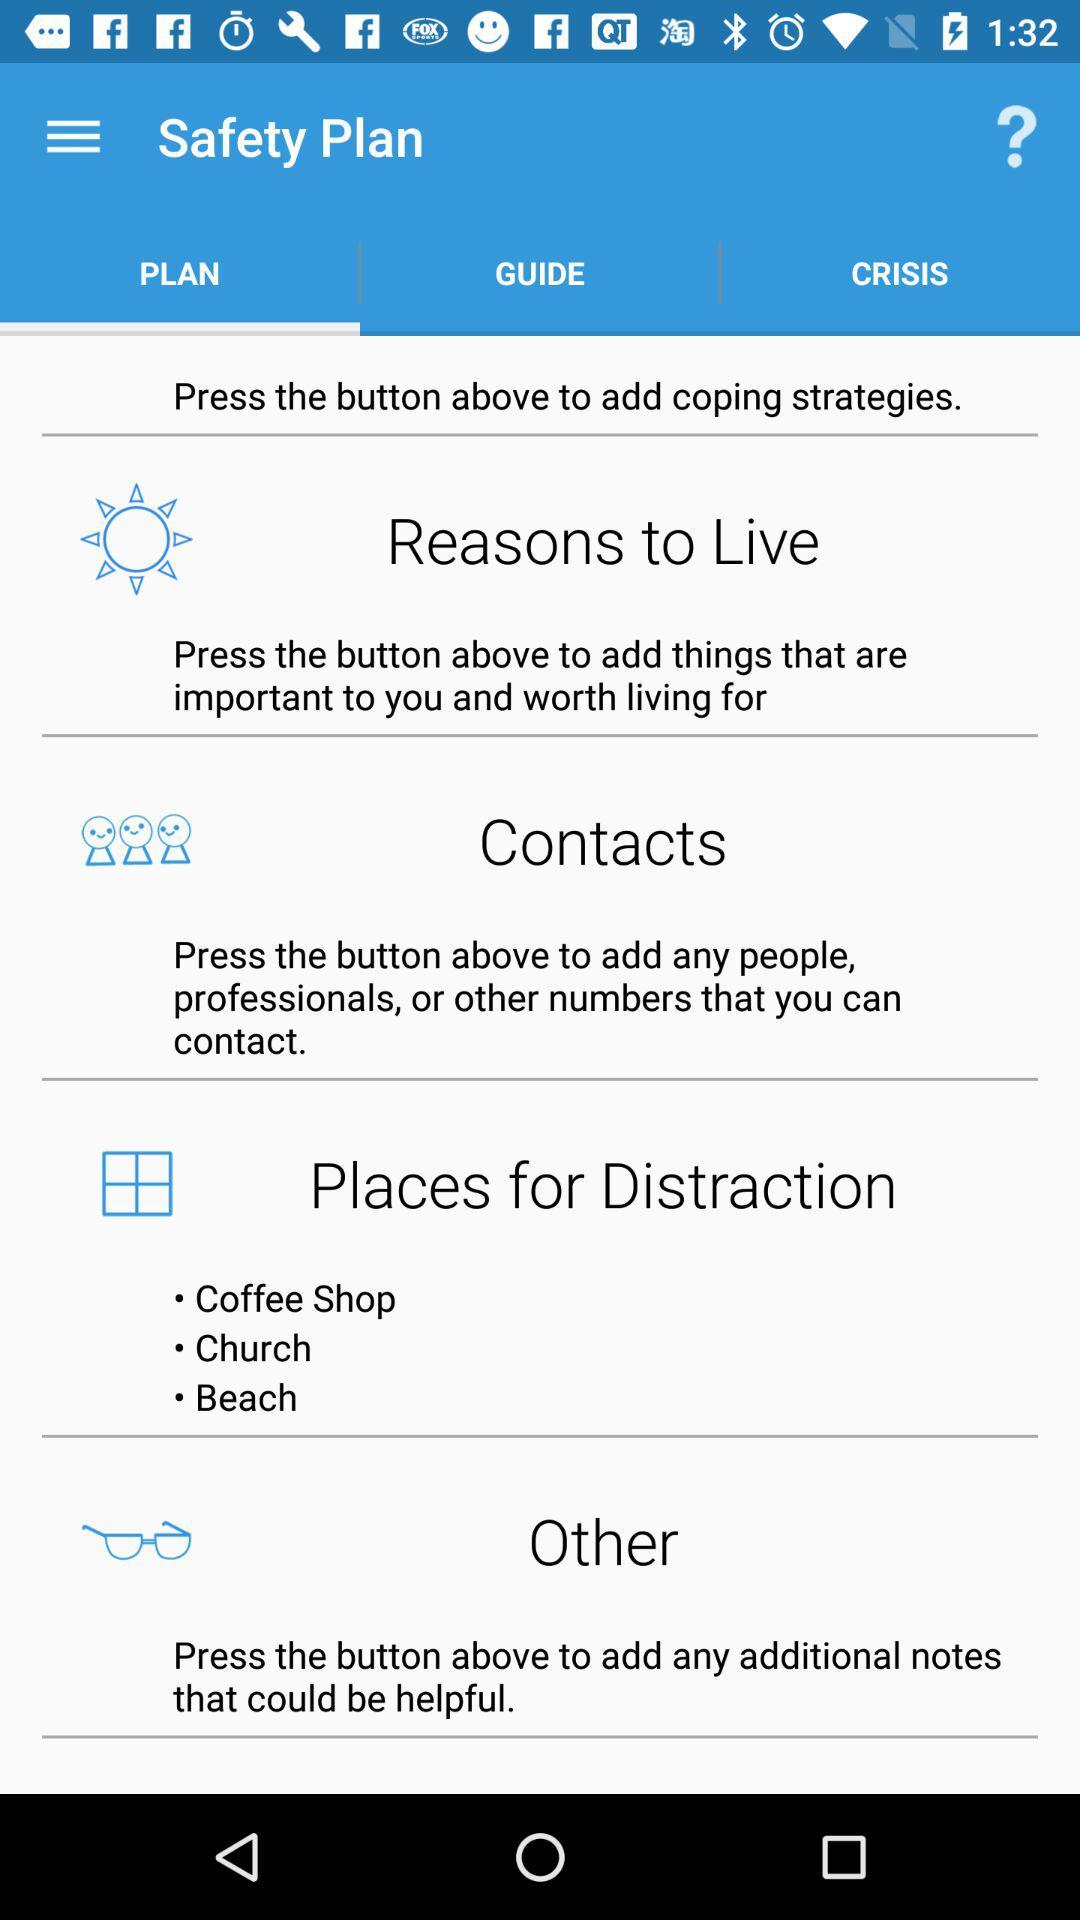 Image resolution: width=1080 pixels, height=1920 pixels. Describe the element at coordinates (540, 272) in the screenshot. I see `item next to the plan item` at that location.